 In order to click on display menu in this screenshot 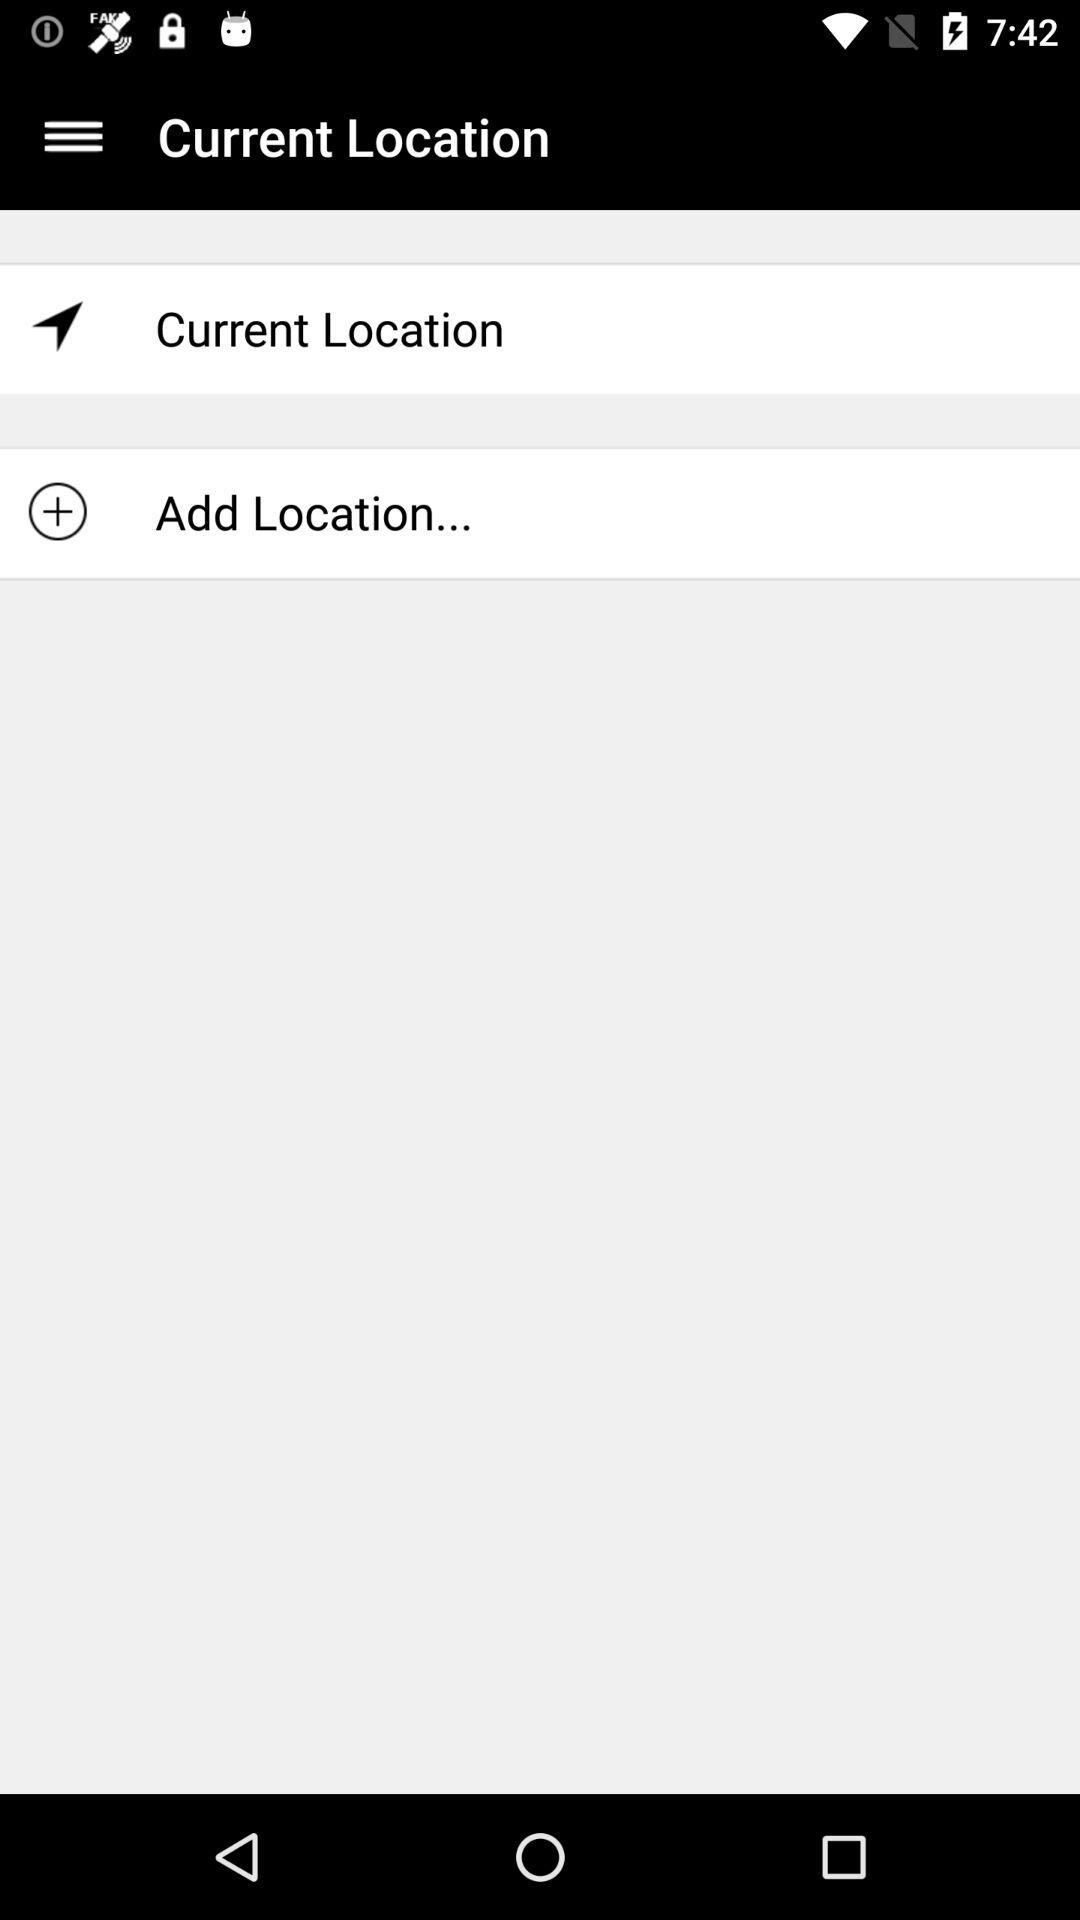, I will do `click(72, 135)`.